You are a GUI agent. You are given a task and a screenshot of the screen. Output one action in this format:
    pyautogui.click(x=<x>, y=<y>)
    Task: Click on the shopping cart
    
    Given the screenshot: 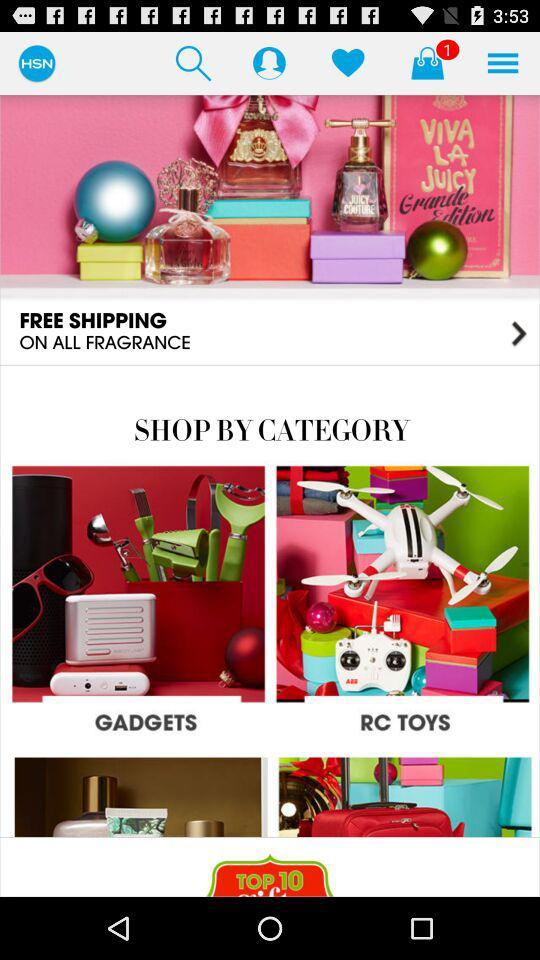 What is the action you would take?
    pyautogui.click(x=426, y=62)
    